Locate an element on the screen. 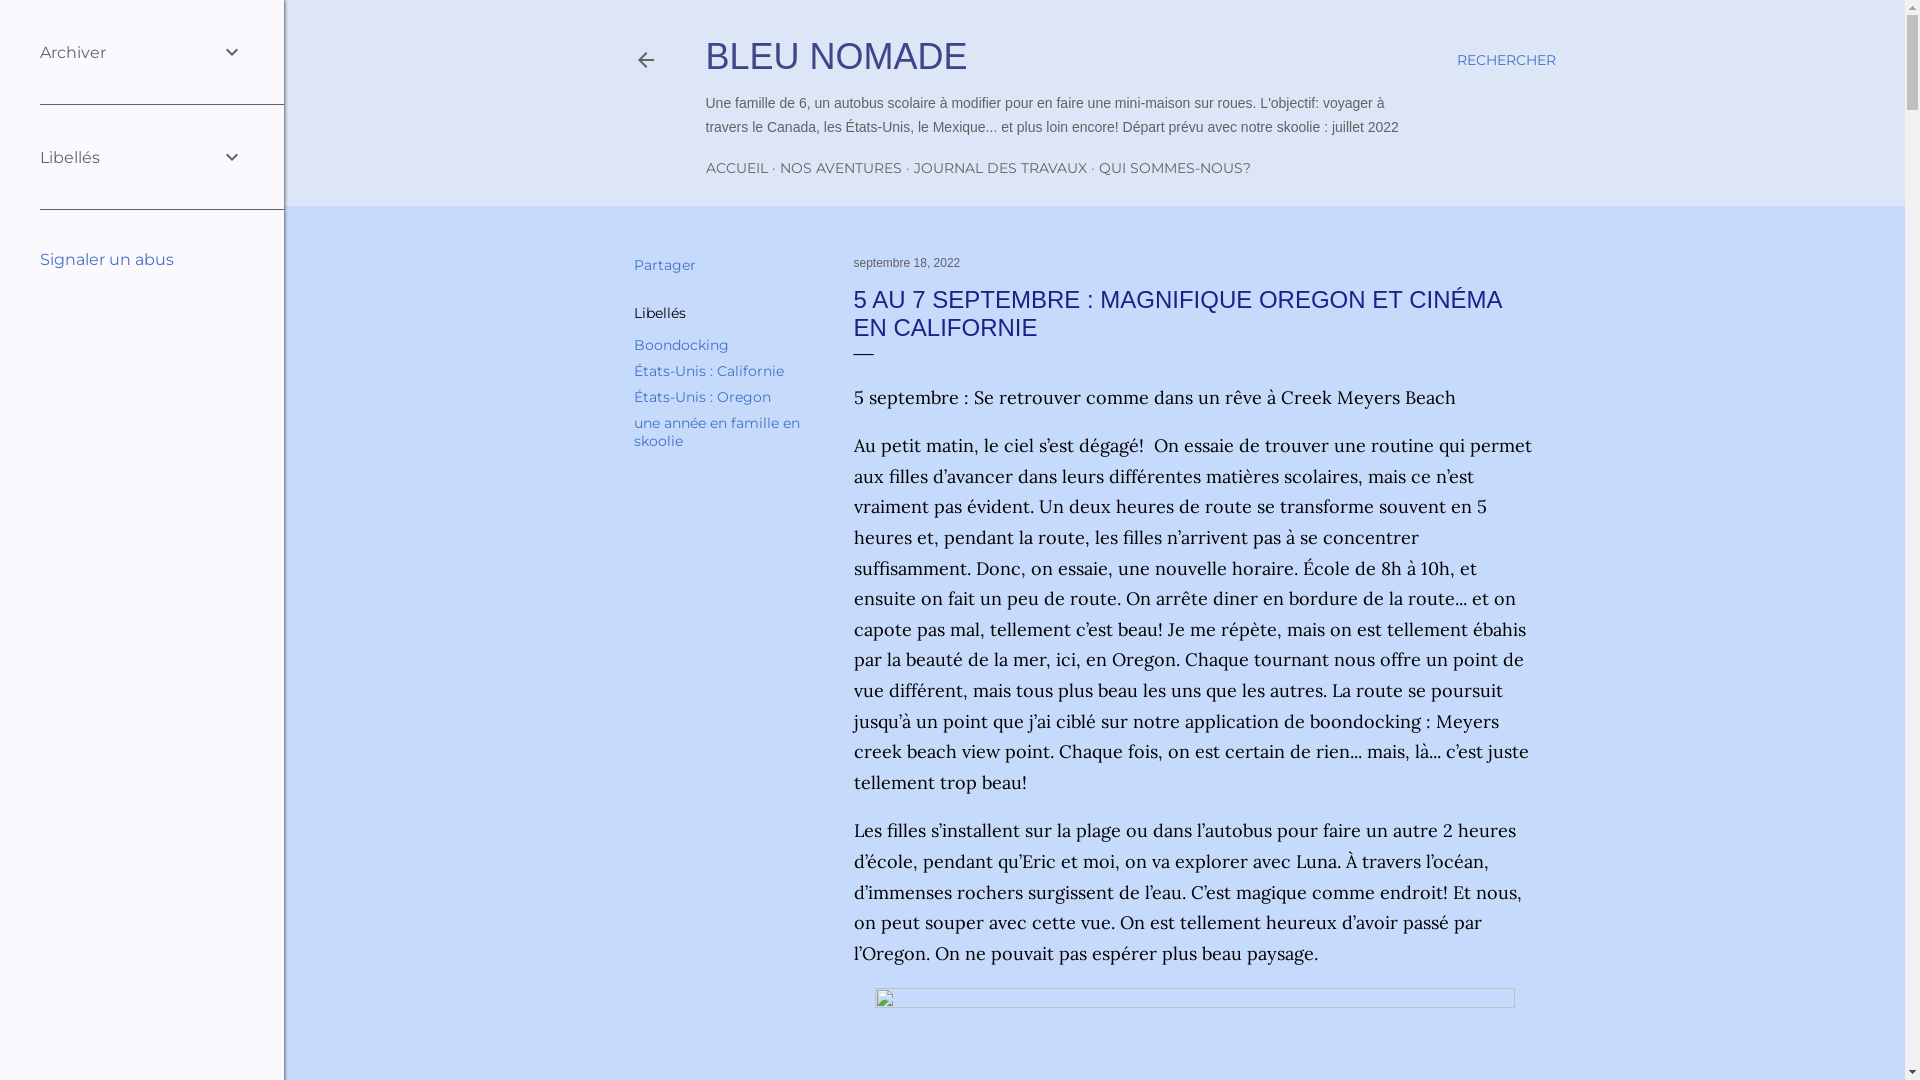  'Boondocking' is located at coordinates (681, 343).